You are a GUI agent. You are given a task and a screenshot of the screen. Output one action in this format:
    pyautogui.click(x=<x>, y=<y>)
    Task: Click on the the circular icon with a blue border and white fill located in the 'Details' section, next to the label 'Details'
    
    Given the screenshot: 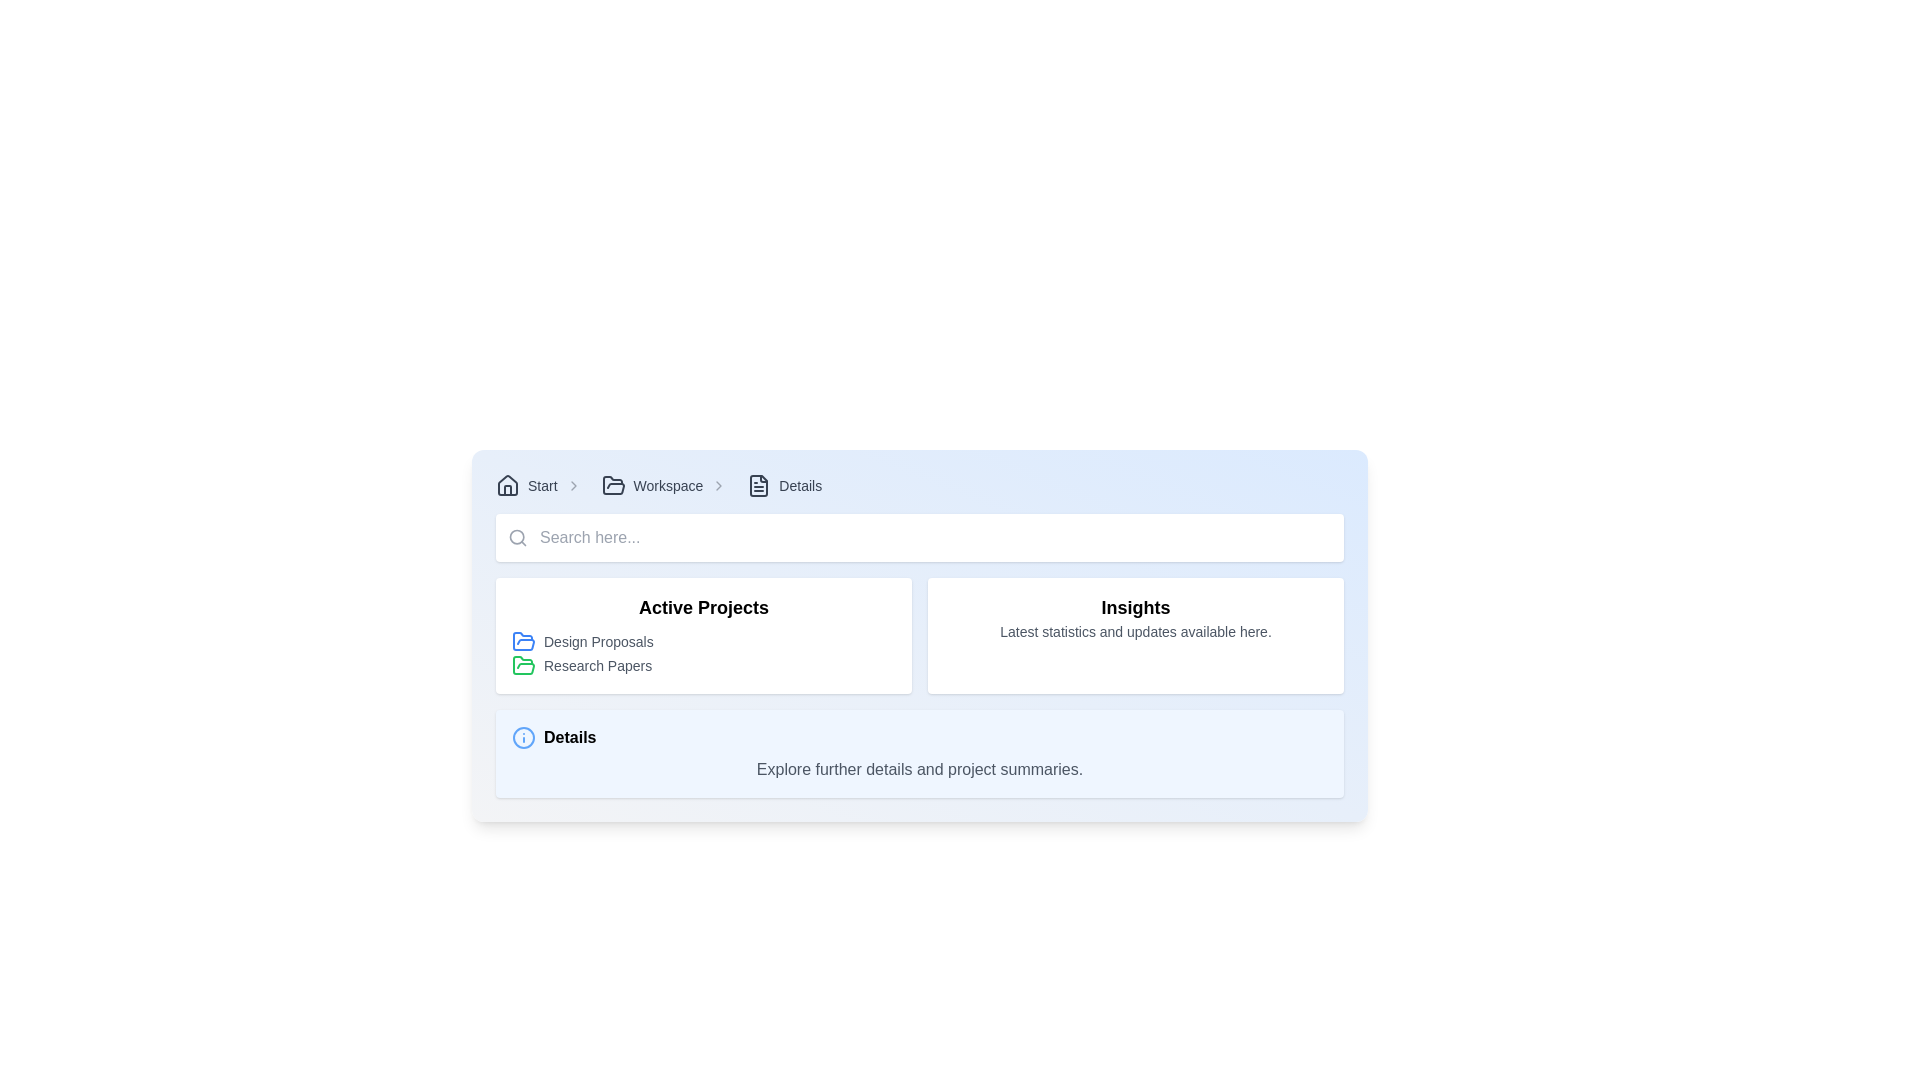 What is the action you would take?
    pyautogui.click(x=523, y=737)
    